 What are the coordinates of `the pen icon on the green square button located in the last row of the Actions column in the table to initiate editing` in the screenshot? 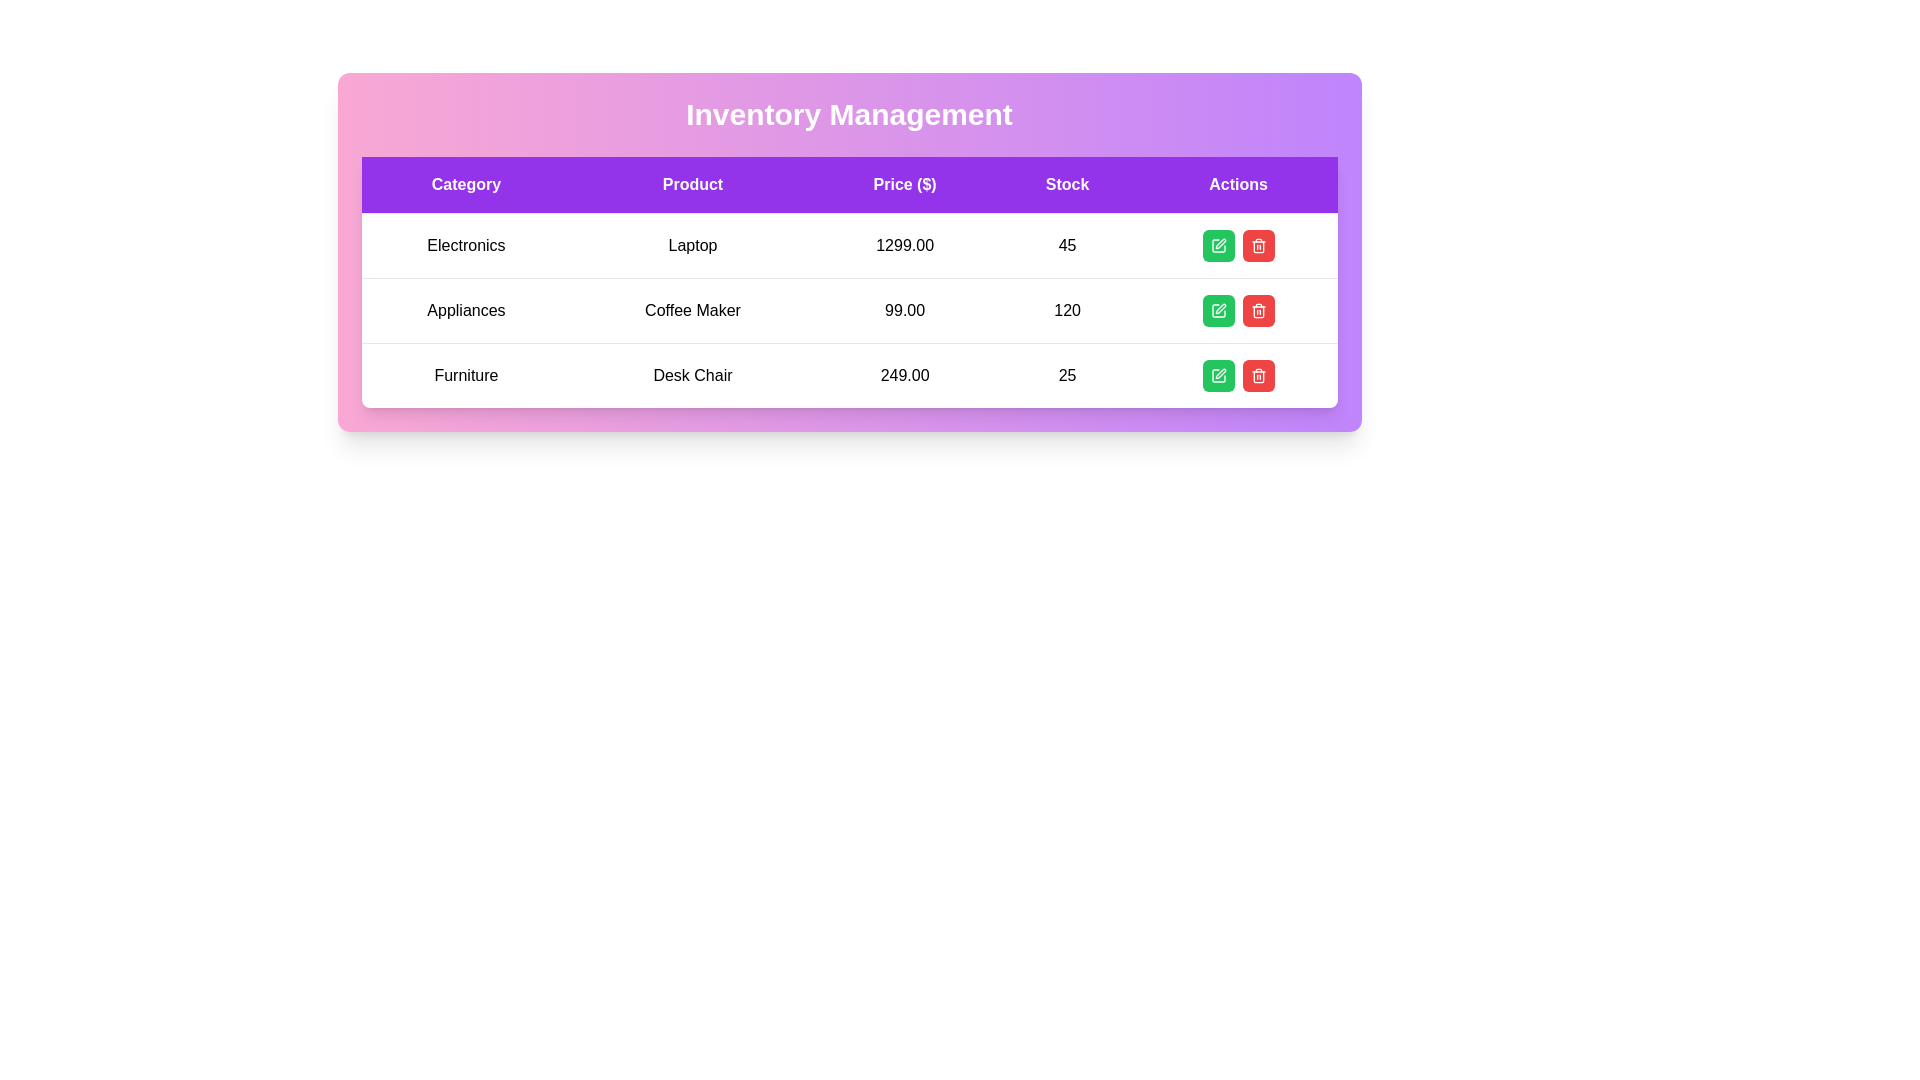 It's located at (1217, 375).